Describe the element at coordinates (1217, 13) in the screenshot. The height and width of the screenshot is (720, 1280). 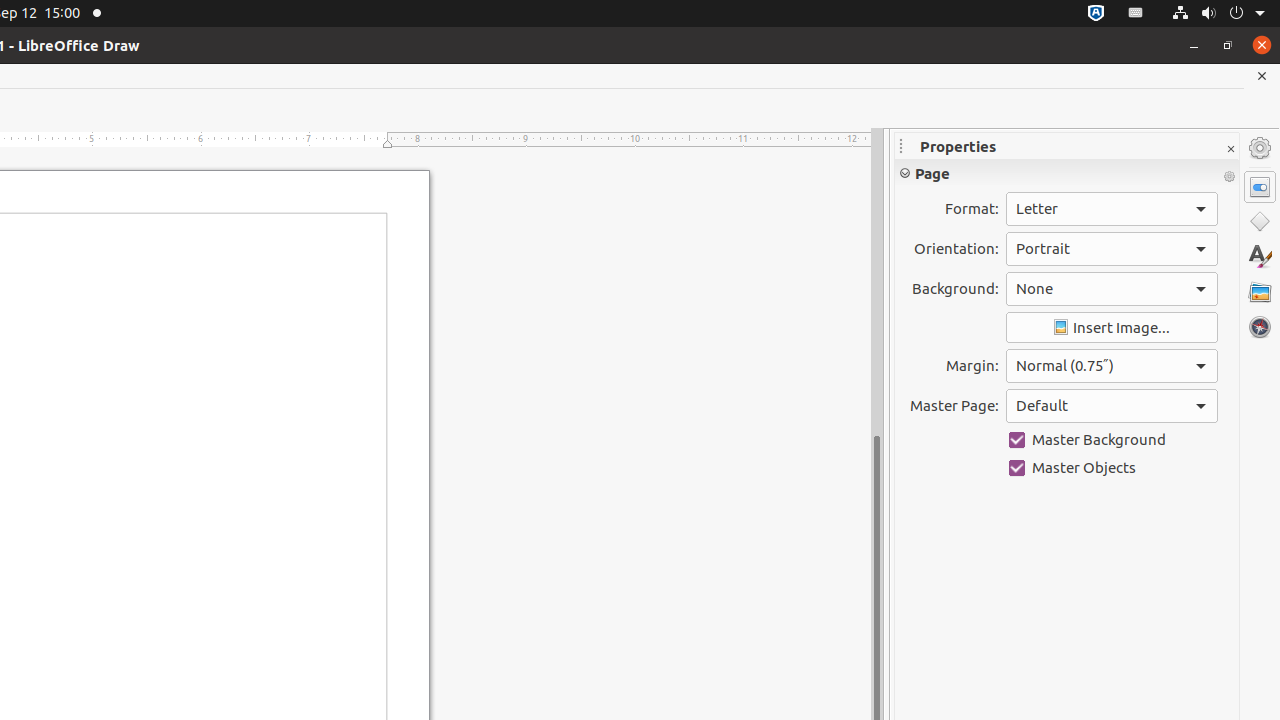
I see `'System'` at that location.